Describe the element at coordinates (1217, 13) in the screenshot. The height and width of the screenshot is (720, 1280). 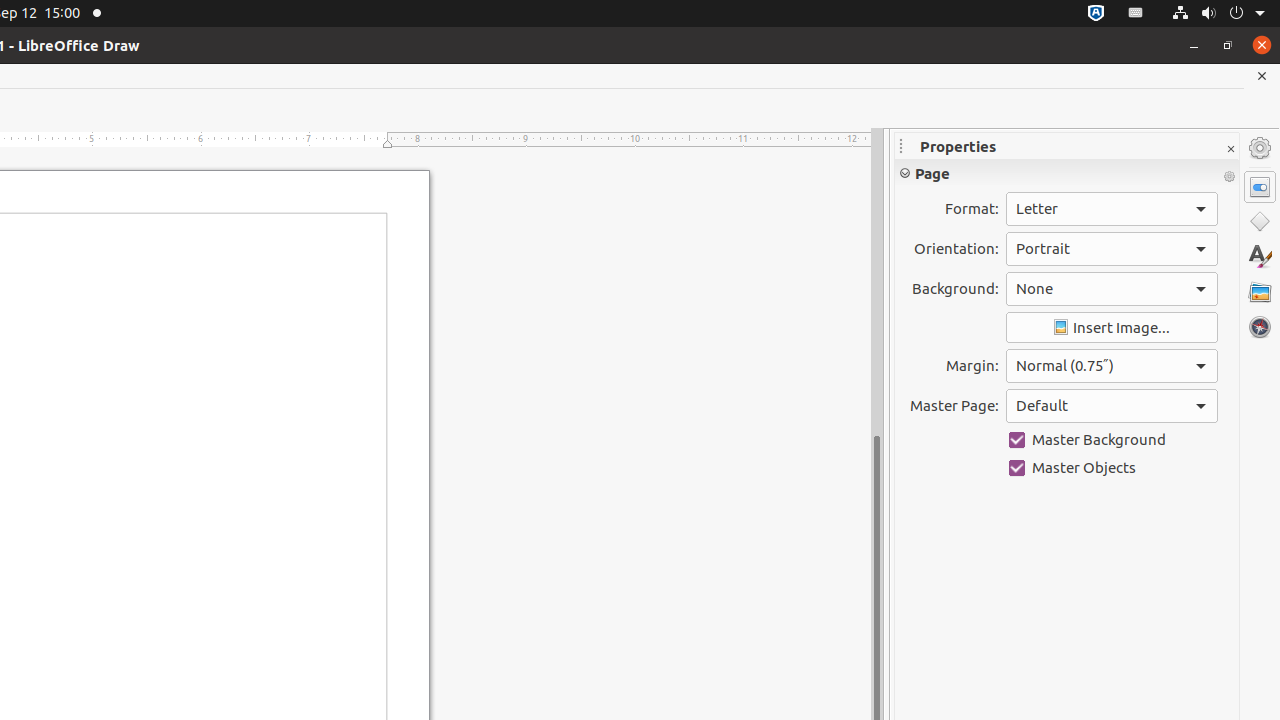
I see `'System'` at that location.